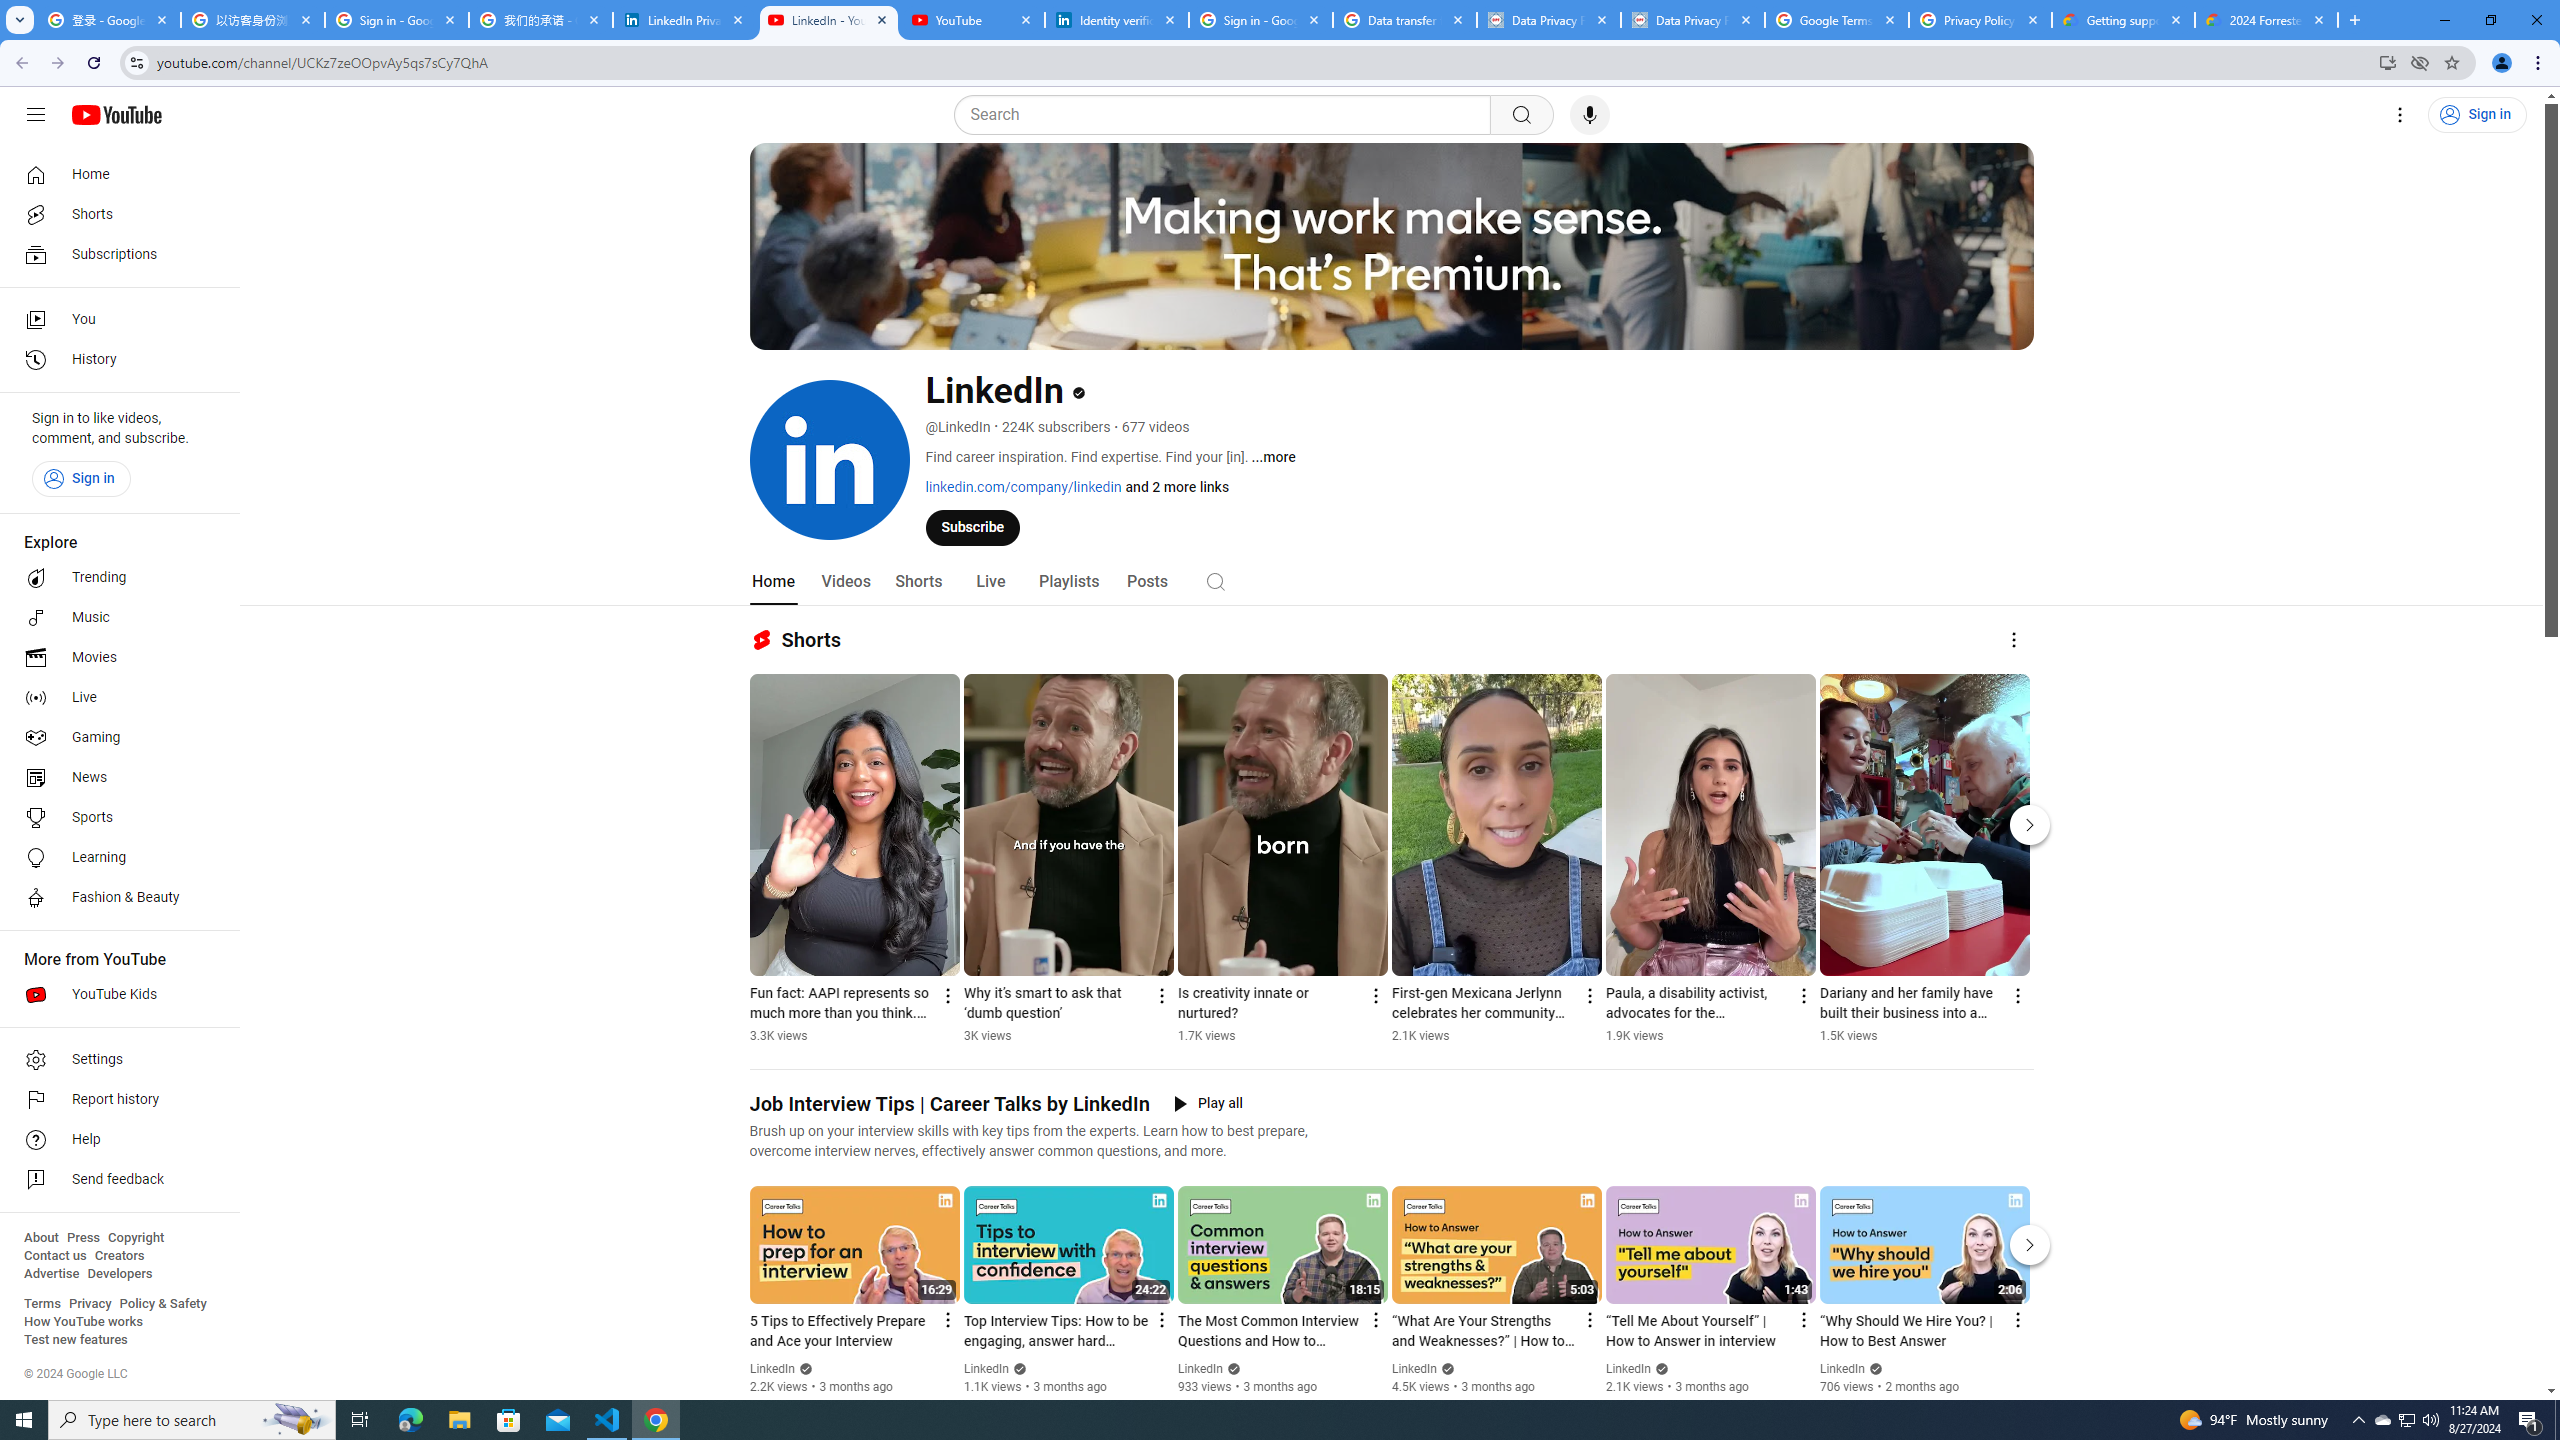 The width and height of the screenshot is (2560, 1440). What do you see at coordinates (1692, 19) in the screenshot?
I see `'Data Privacy Framework'` at bounding box center [1692, 19].